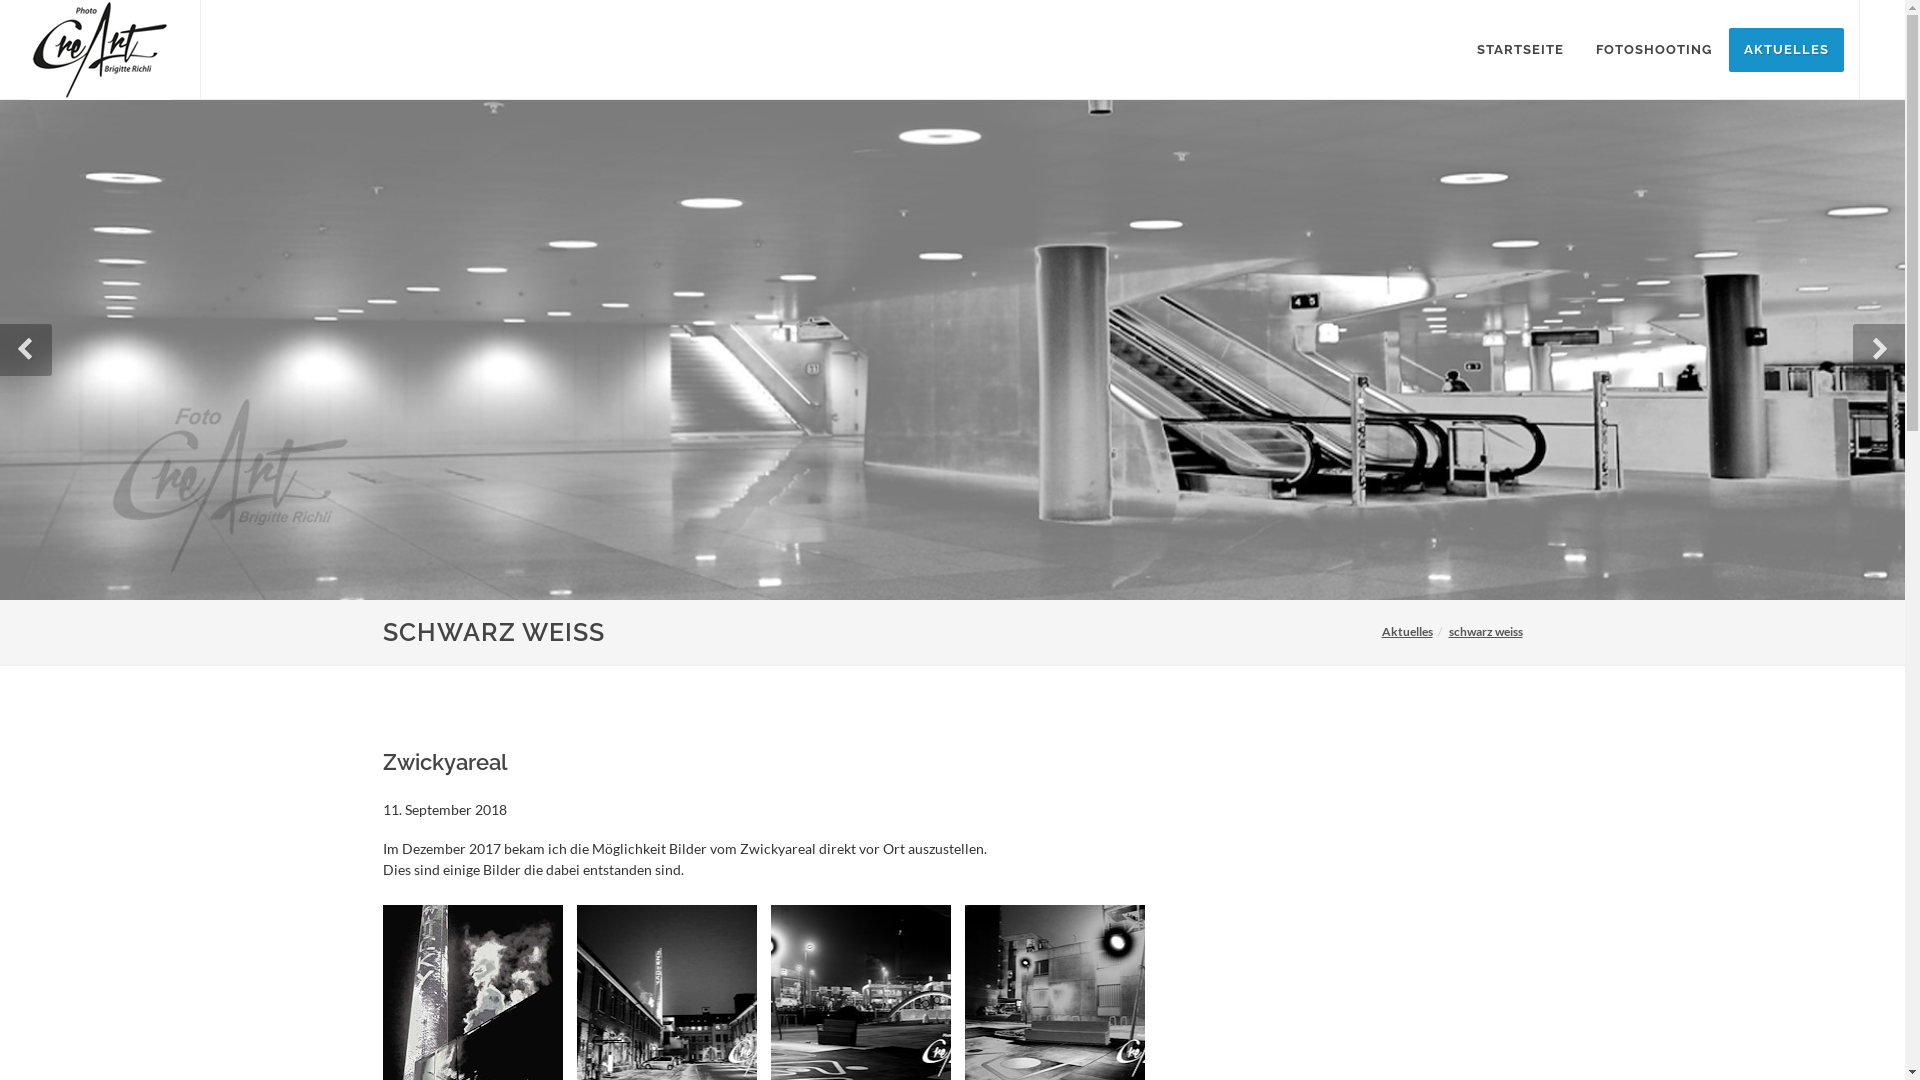 The image size is (1920, 1080). Describe the element at coordinates (1579, 49) in the screenshot. I see `'FOTOSHOOTING'` at that location.